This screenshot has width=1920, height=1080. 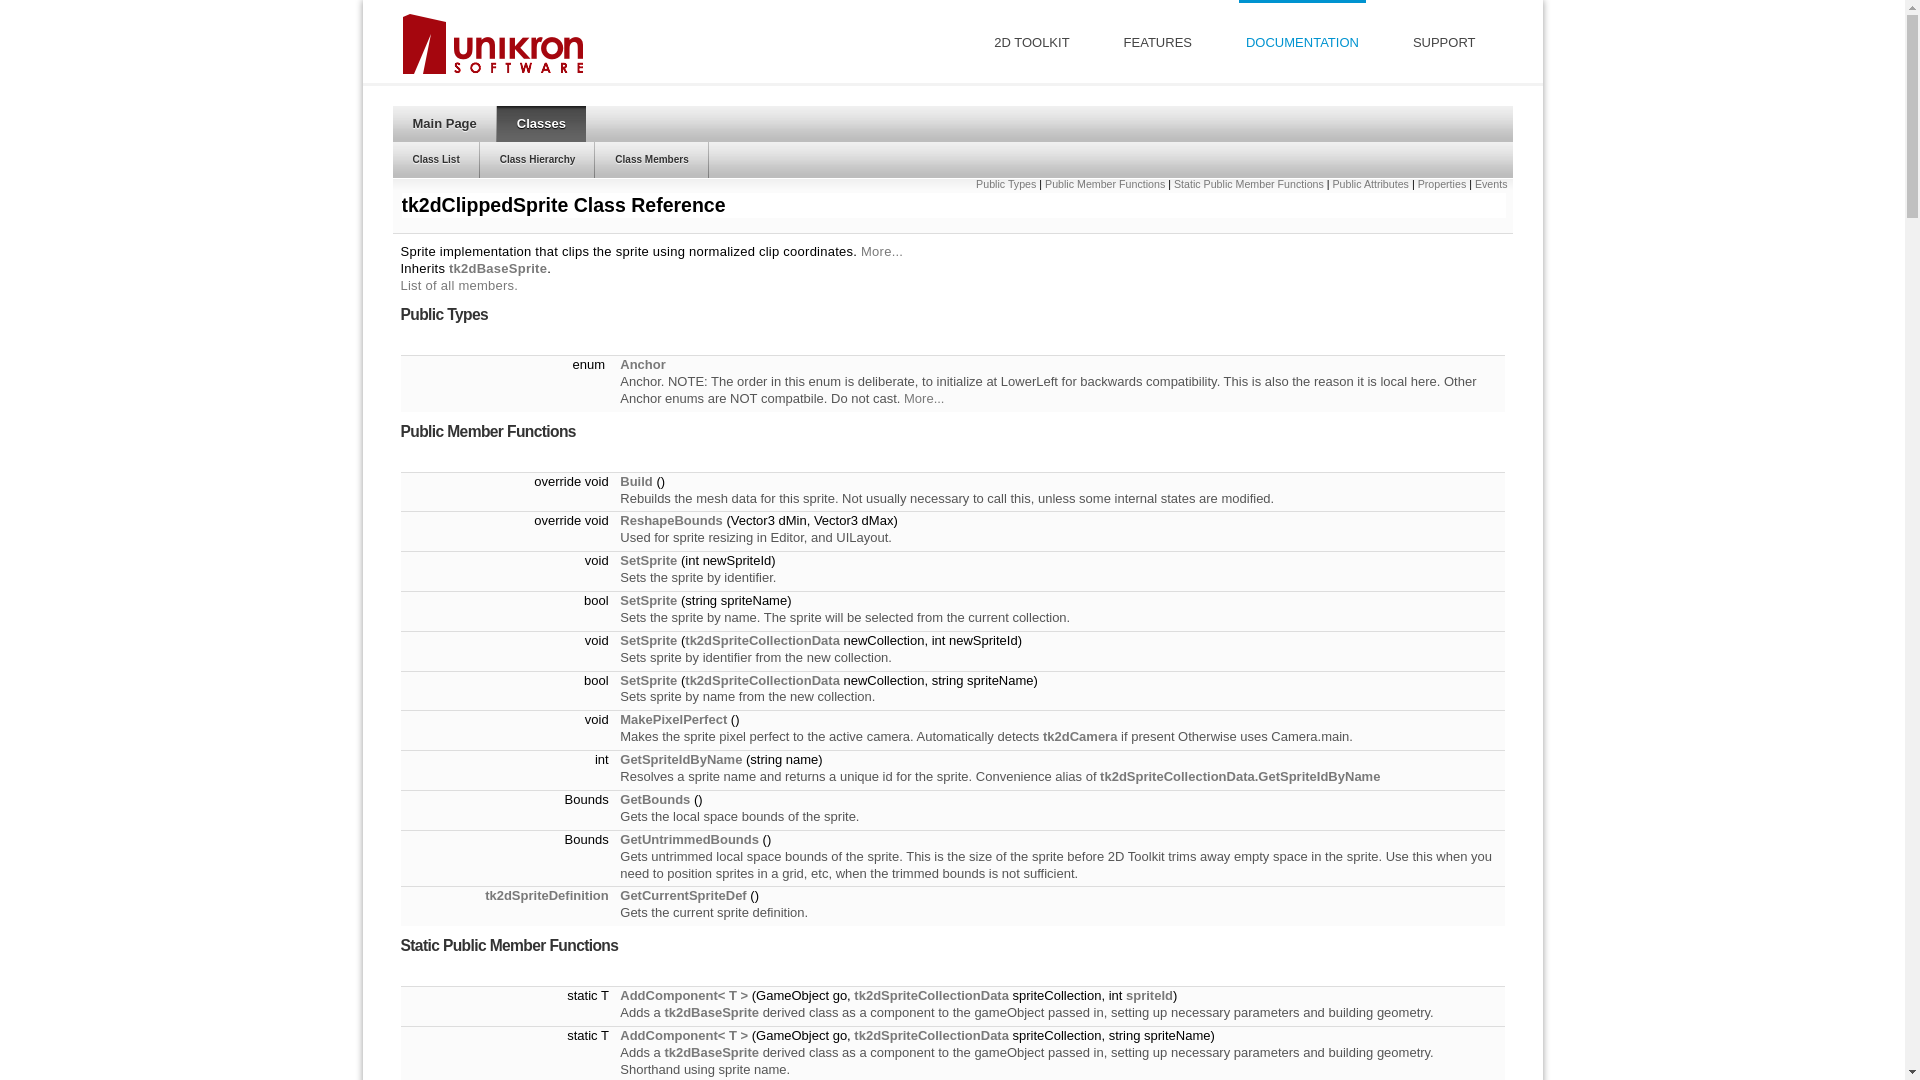 What do you see at coordinates (618, 995) in the screenshot?
I see `'AddComponent< T >'` at bounding box center [618, 995].